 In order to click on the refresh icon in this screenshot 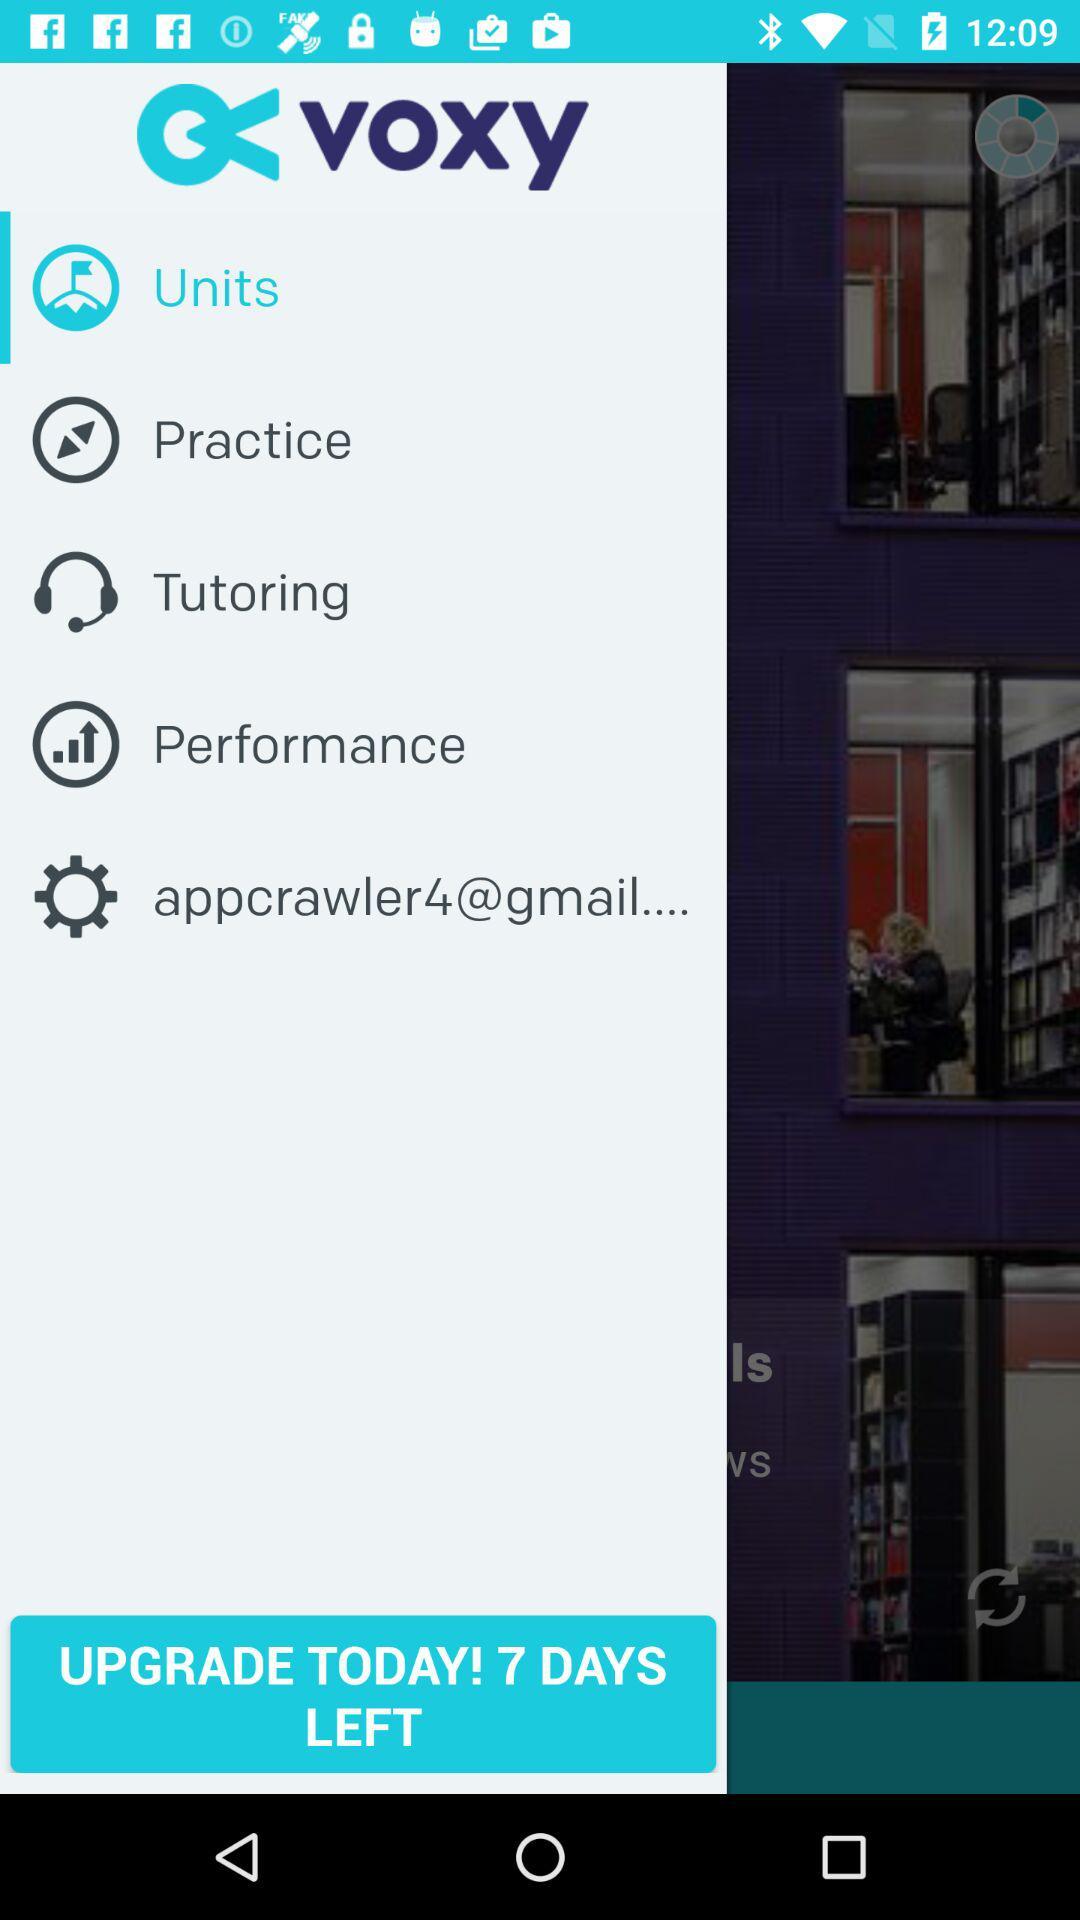, I will do `click(995, 1596)`.